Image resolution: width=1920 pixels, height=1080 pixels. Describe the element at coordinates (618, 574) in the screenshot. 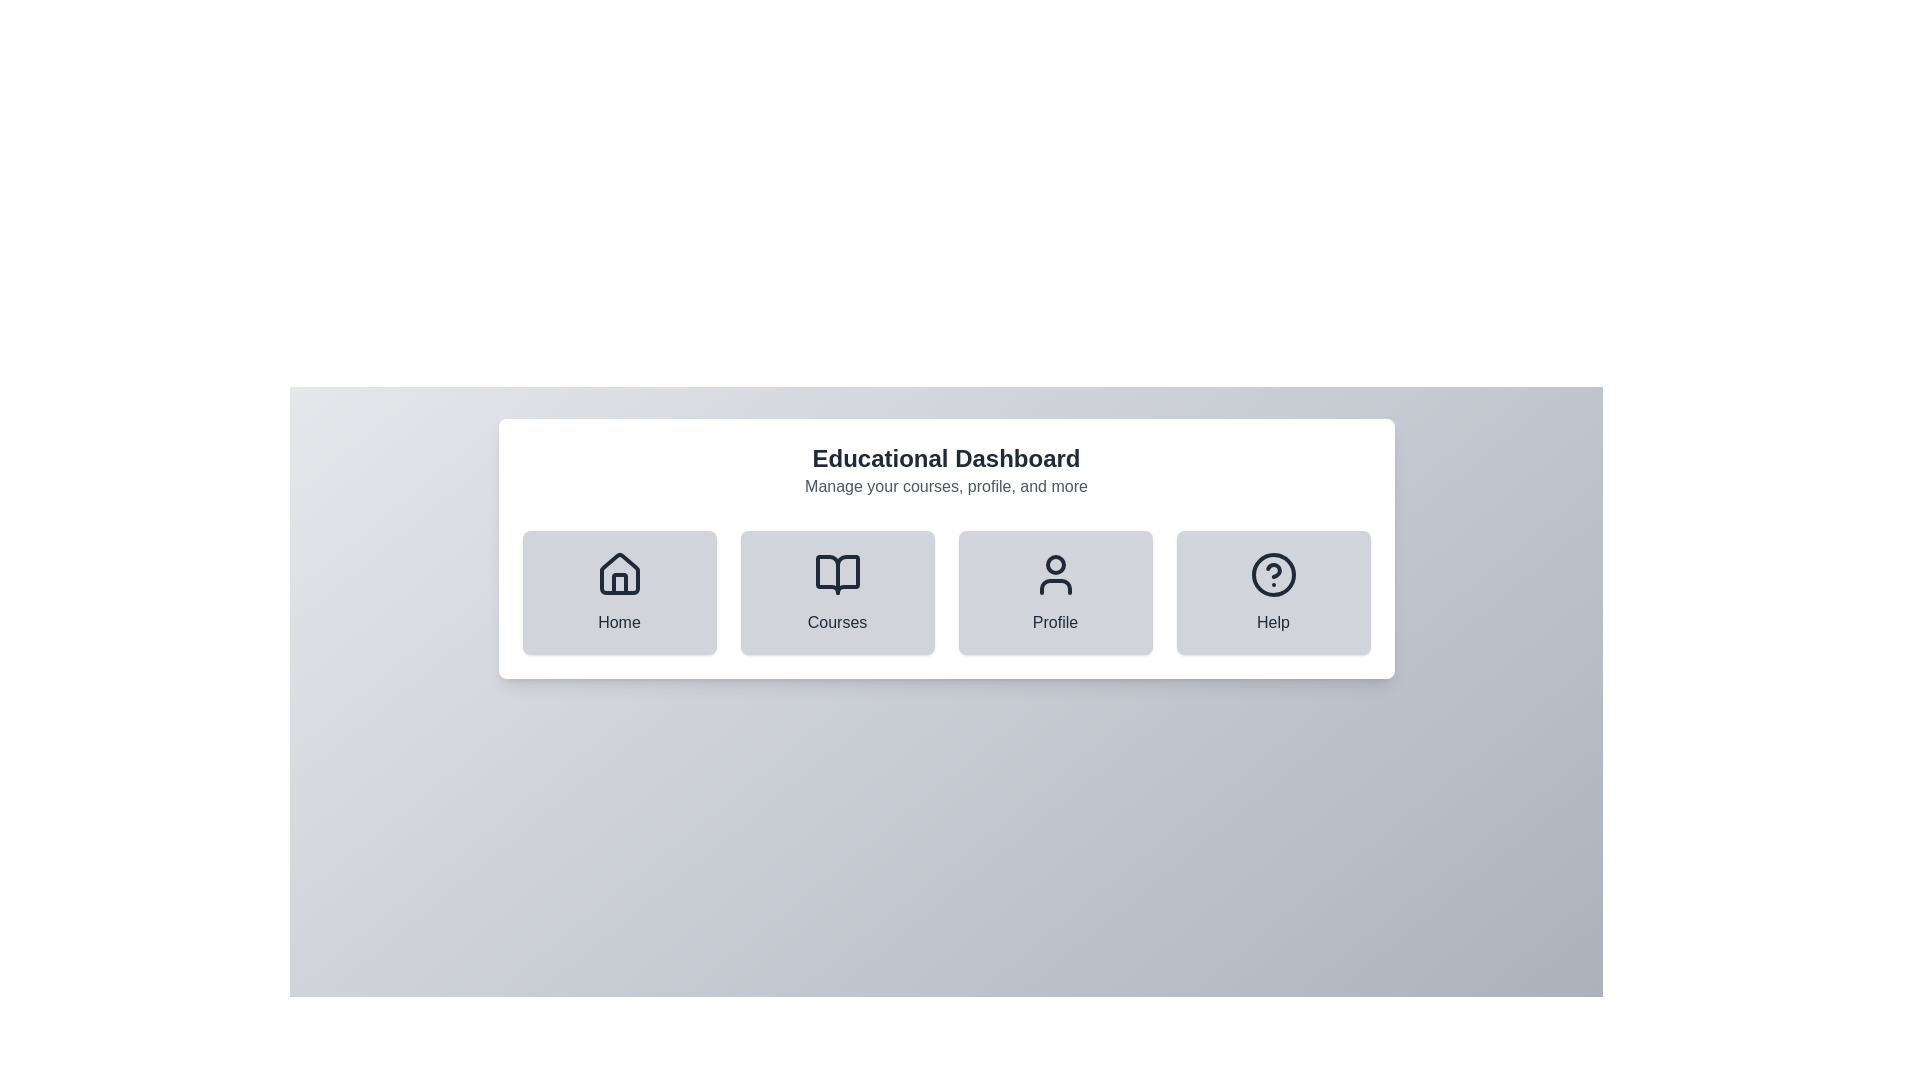

I see `the 'Home' button which contains the house icon, located at the leftmost side of the navigation menu` at that location.